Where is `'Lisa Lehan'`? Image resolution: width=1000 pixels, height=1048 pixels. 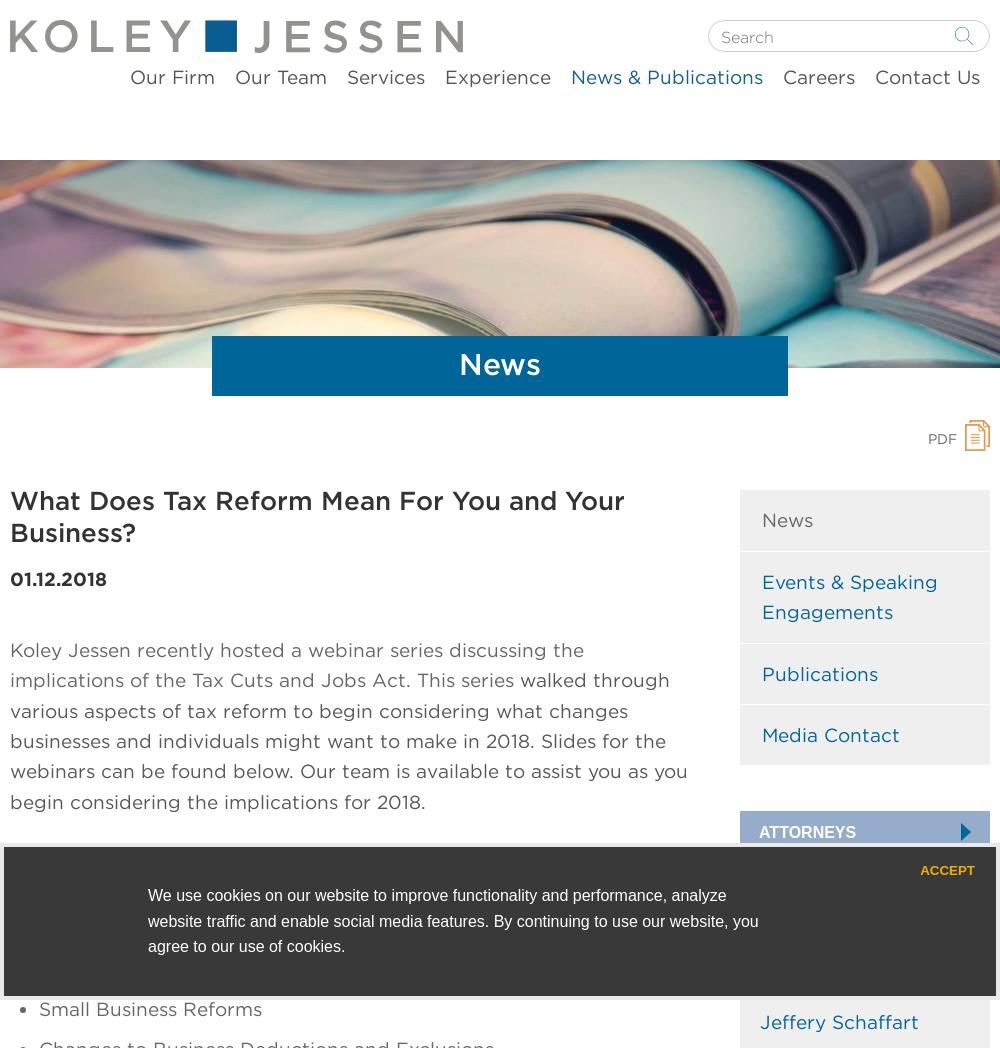 'Lisa Lehan' is located at coordinates (810, 978).